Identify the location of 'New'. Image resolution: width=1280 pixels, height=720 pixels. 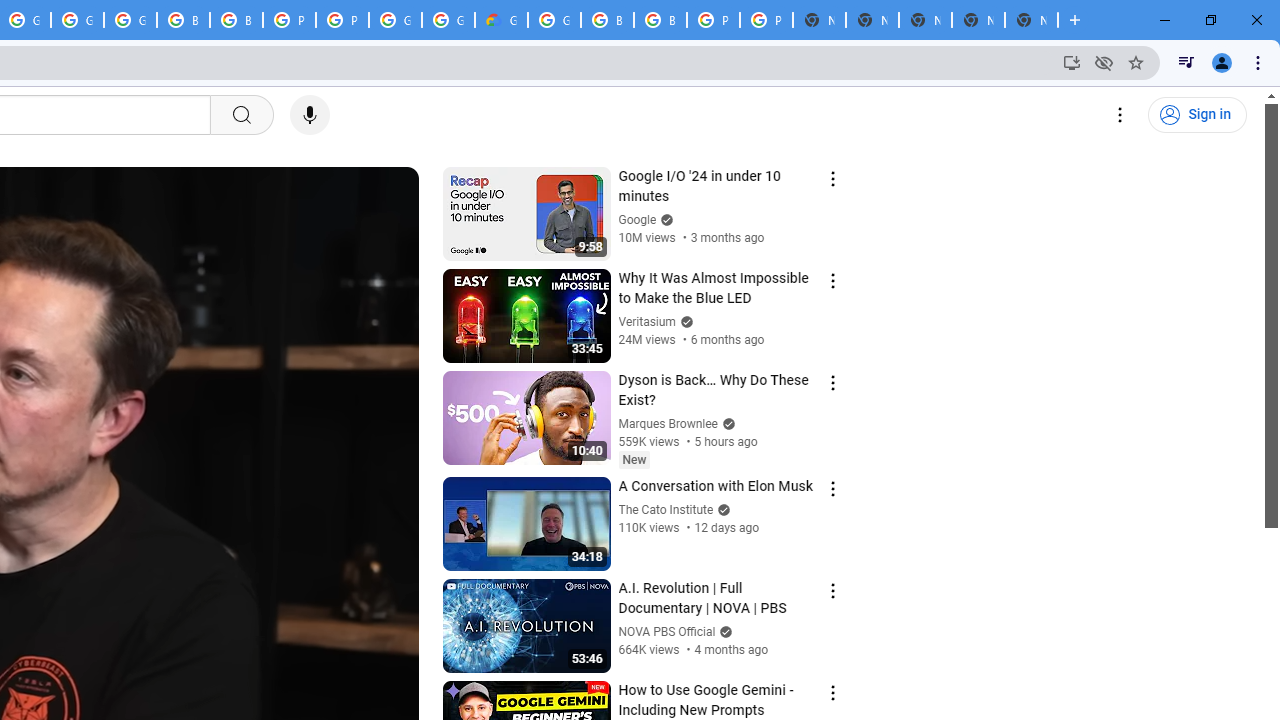
(633, 459).